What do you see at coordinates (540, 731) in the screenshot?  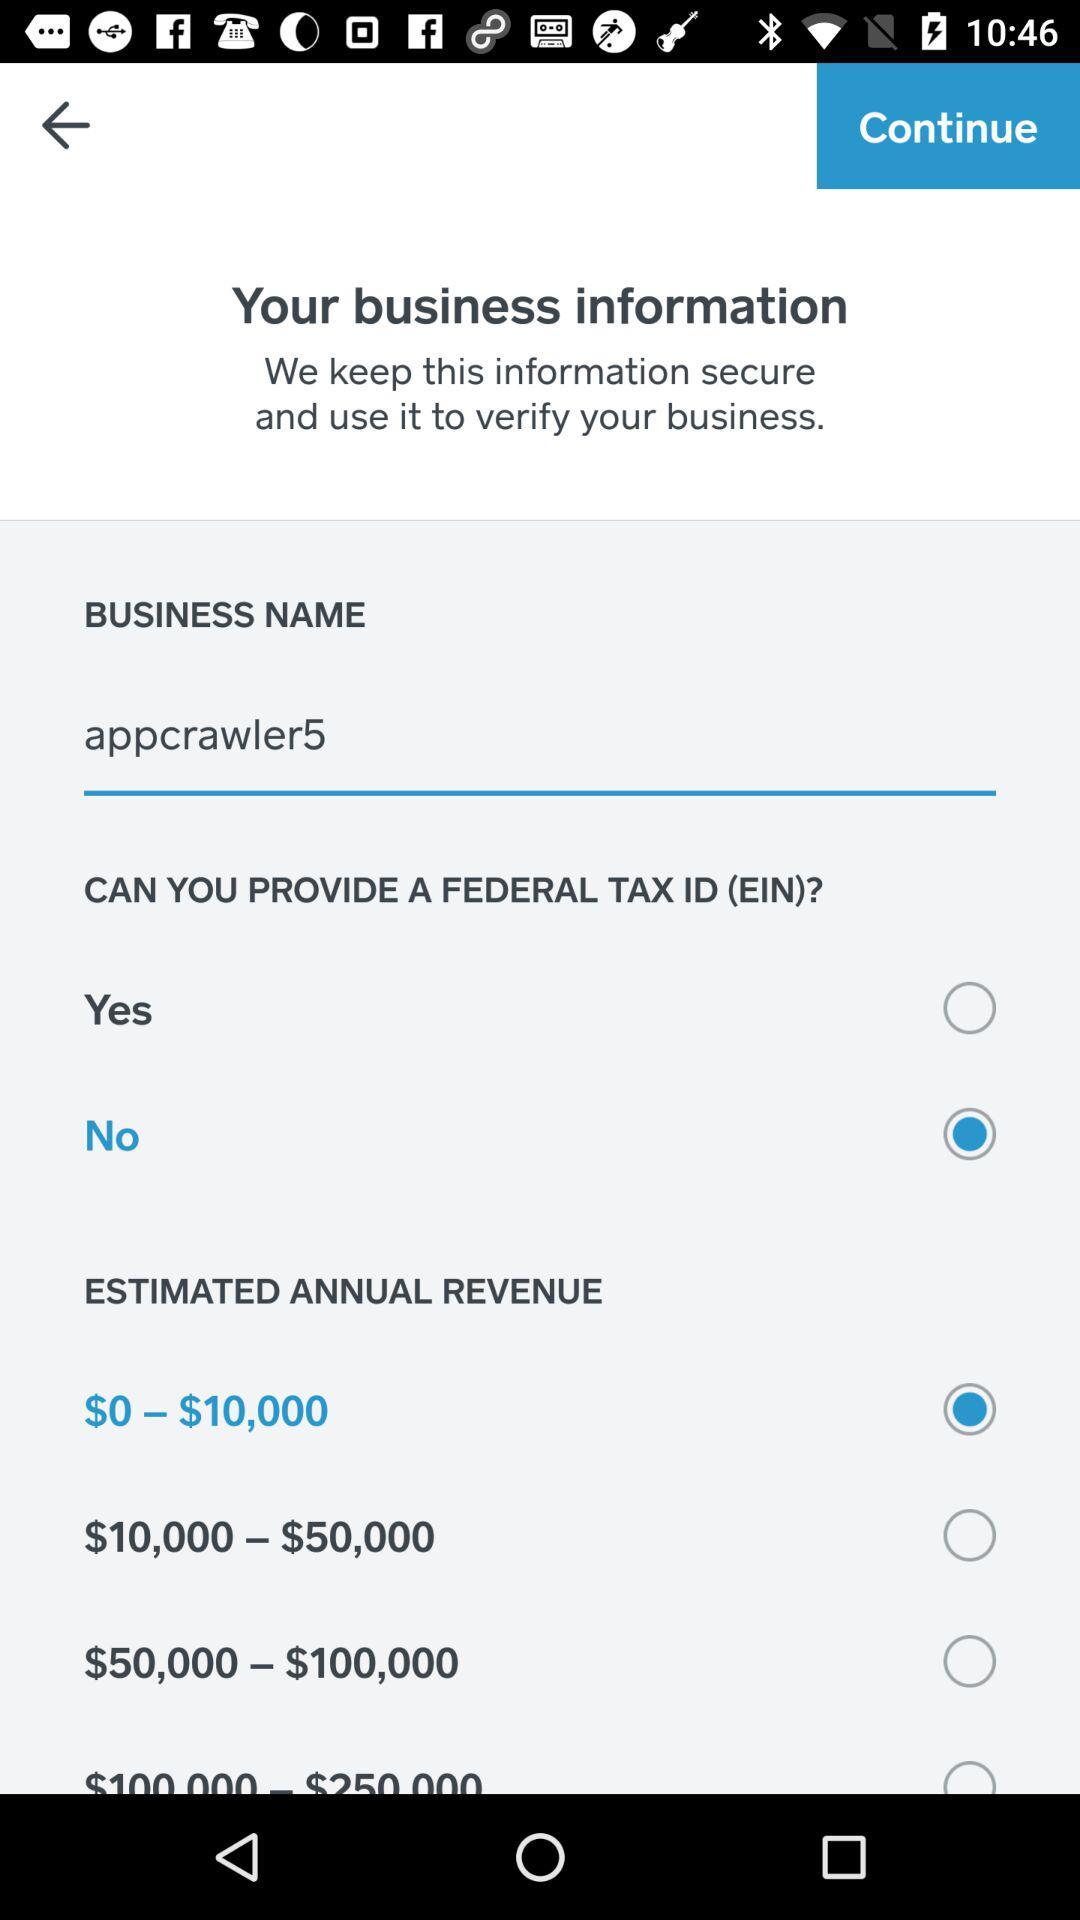 I see `the item below business name item` at bounding box center [540, 731].